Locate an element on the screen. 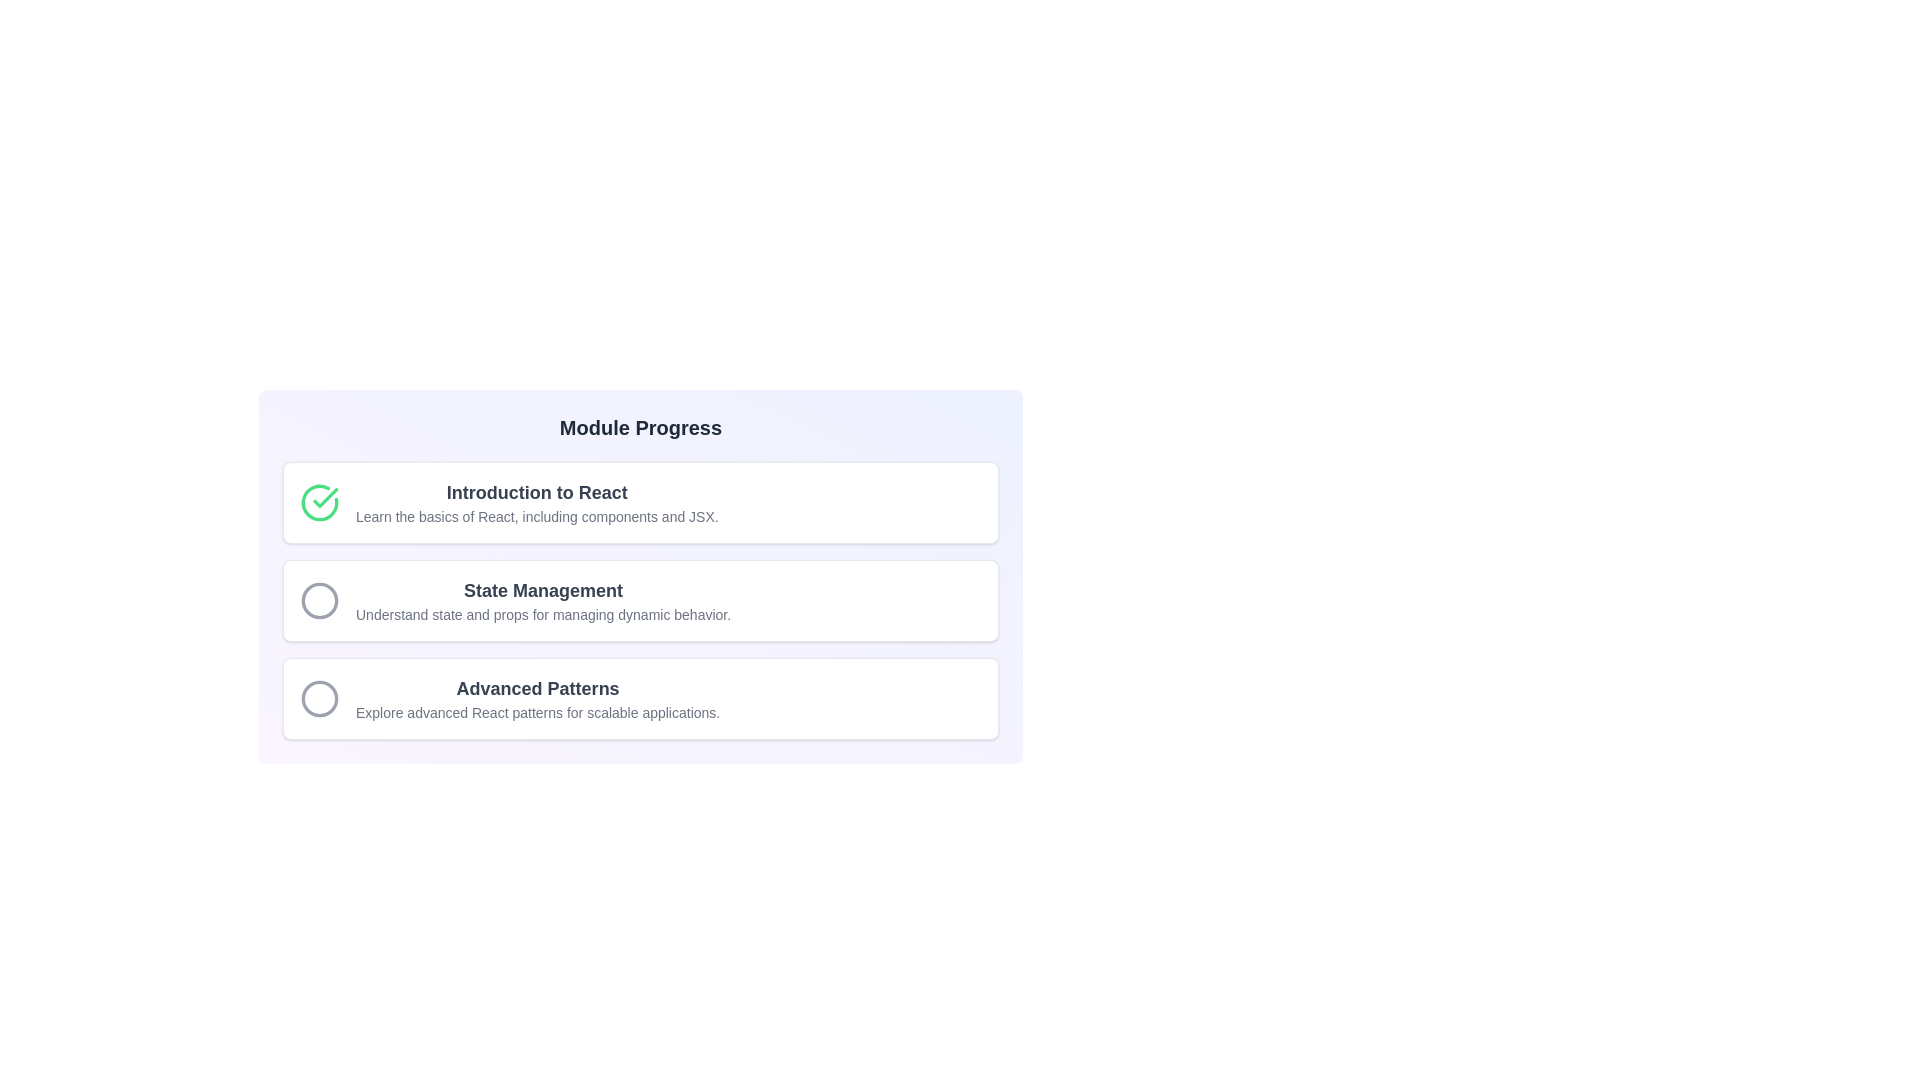 The width and height of the screenshot is (1920, 1080). the second list item in the 'Module Progress' section, which contains information about React programming is located at coordinates (641, 600).